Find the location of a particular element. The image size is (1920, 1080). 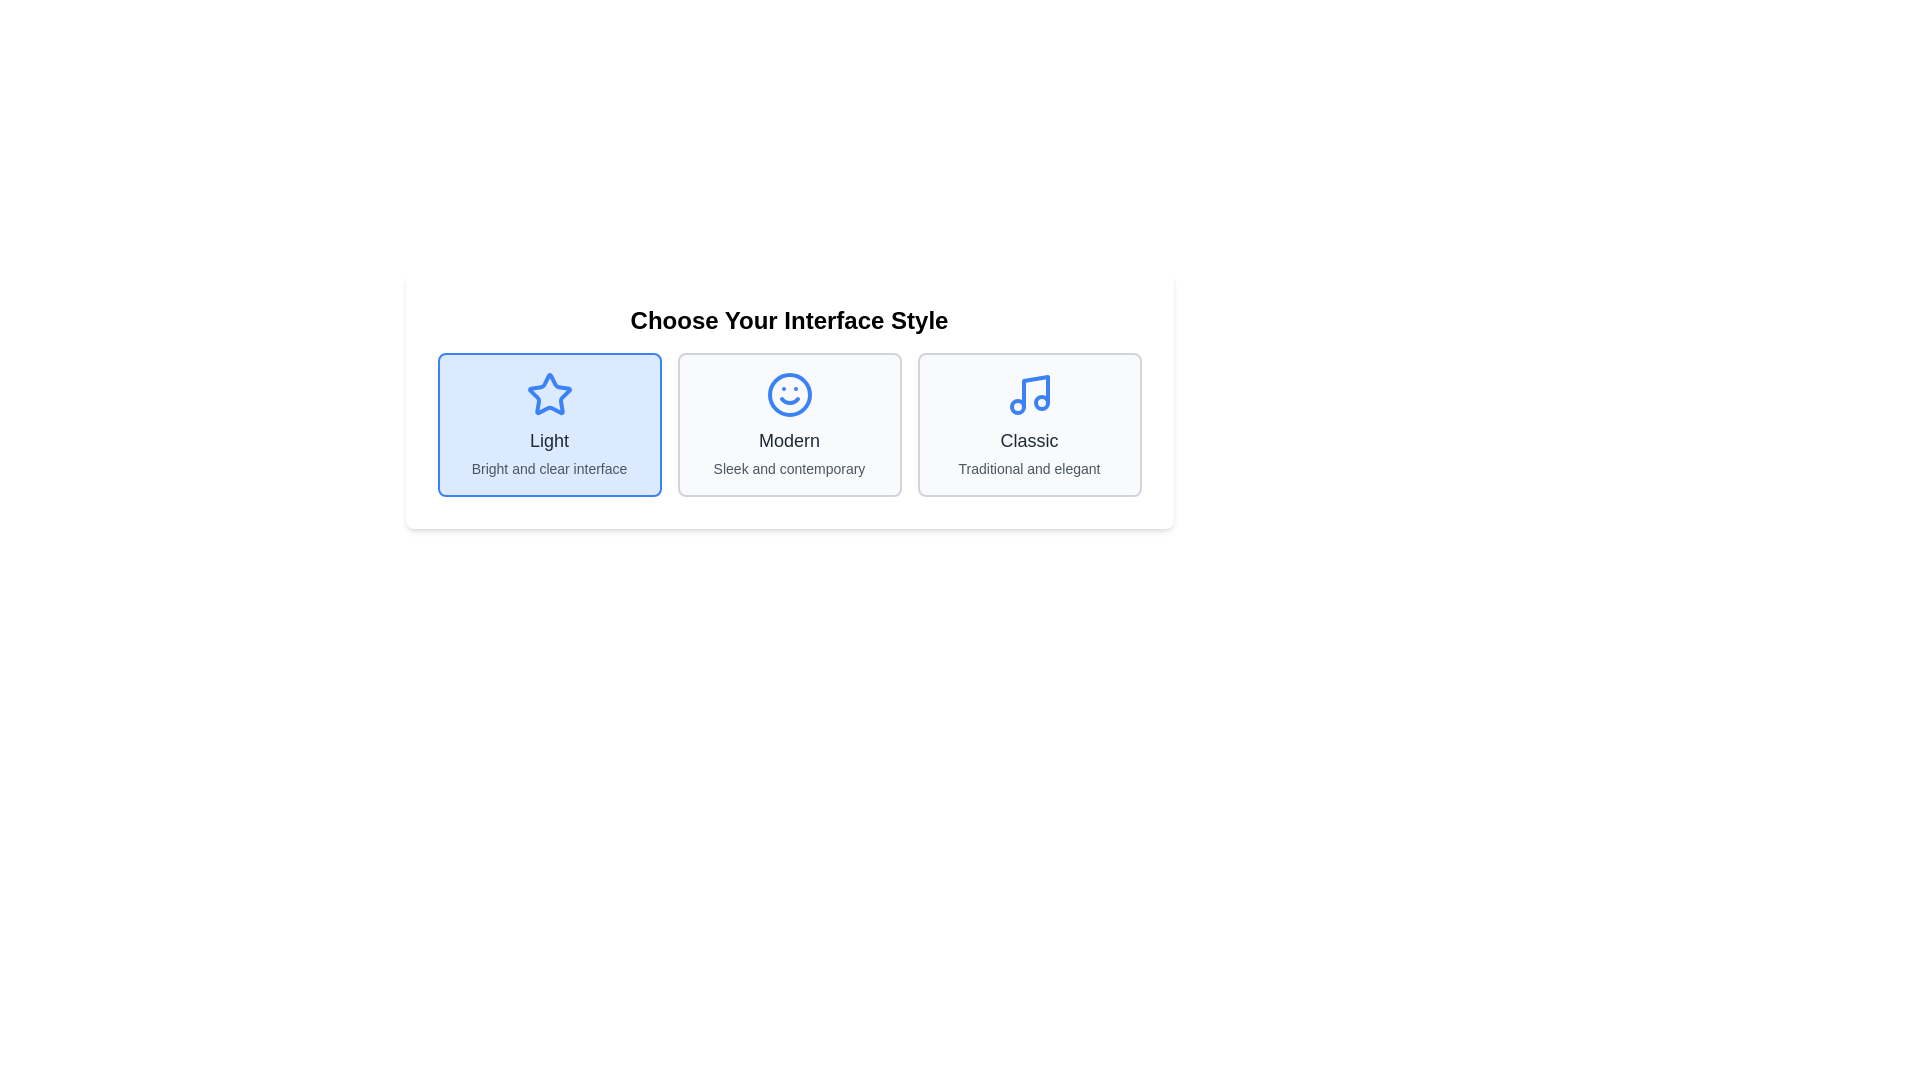

the supplementary descriptive text that provides additional detail about the 'Modern' interface style option, which is located beneath the 'Modern' title text in the central selectable card is located at coordinates (788, 469).